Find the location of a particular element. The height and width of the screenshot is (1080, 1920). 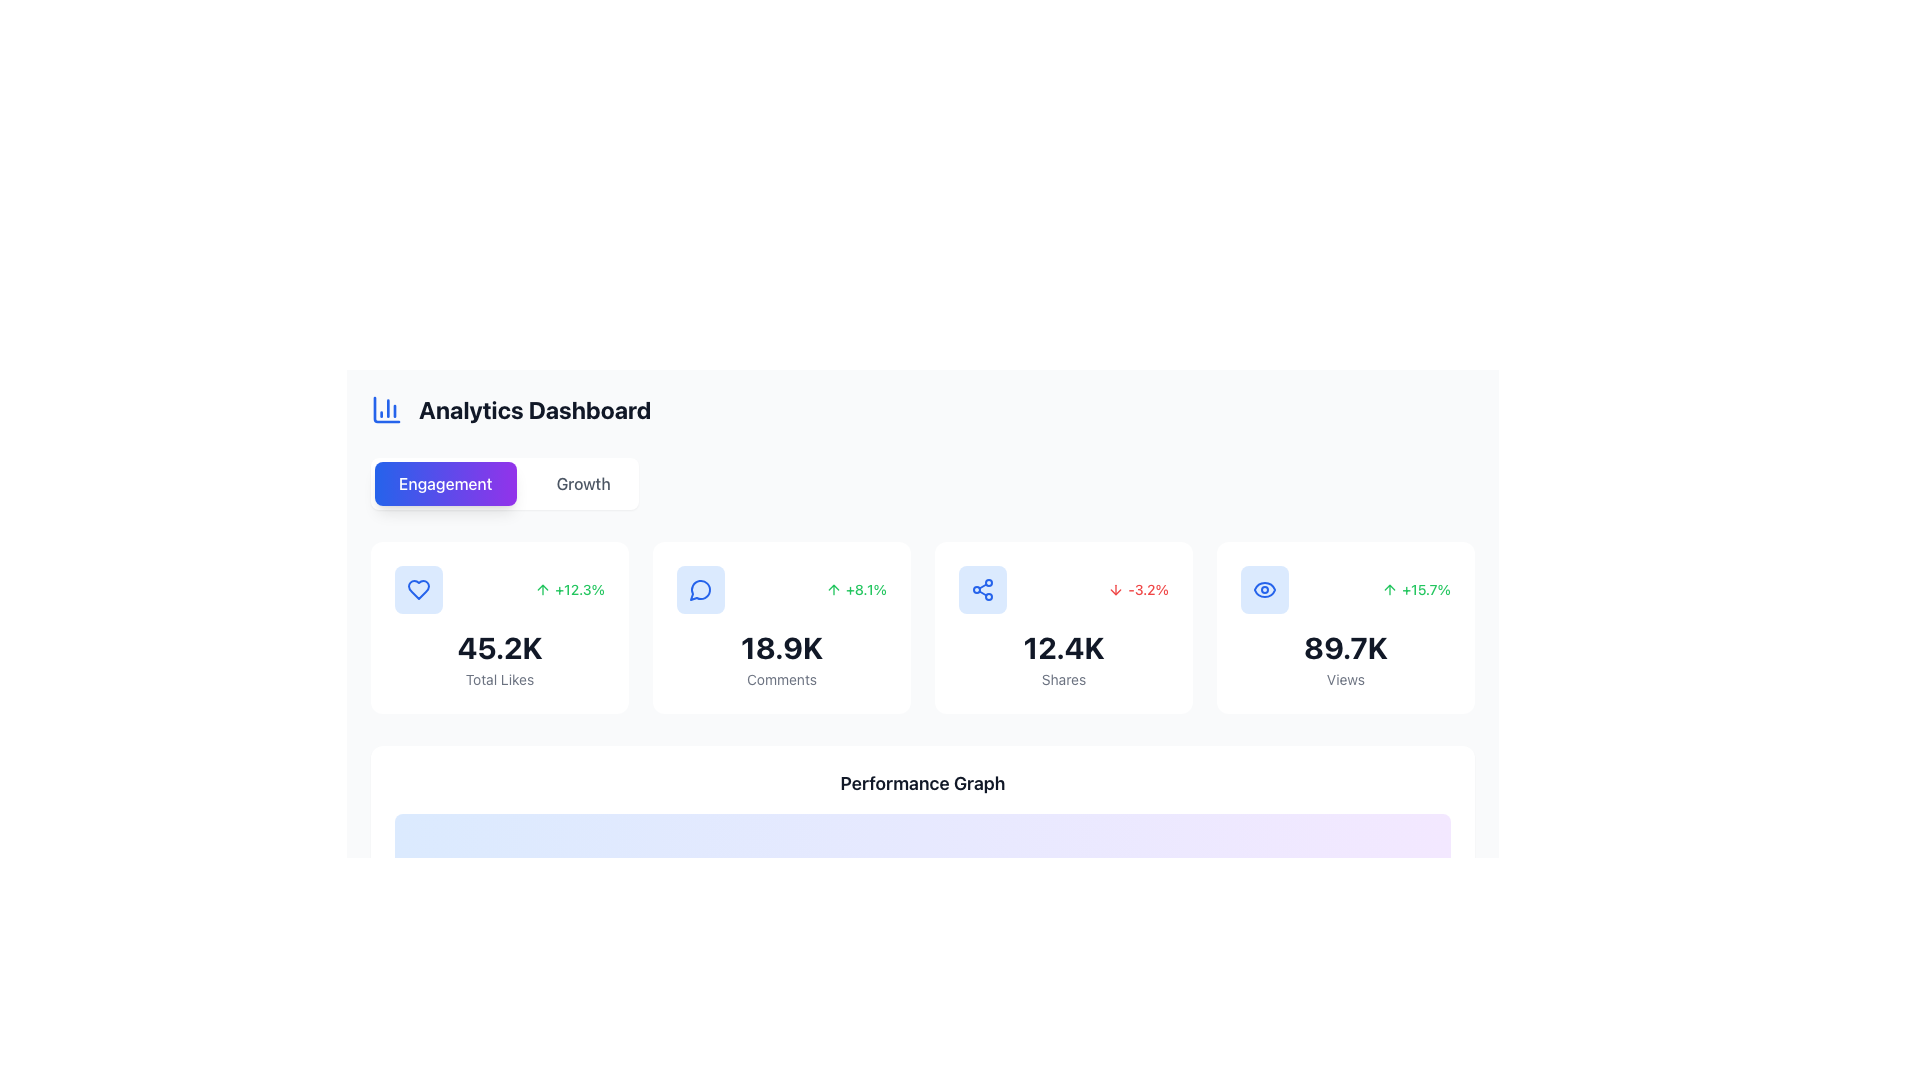

the heart-shaped icon with a blue outline that represents the 'Total Likes' metric, which is prominently displayed on a light blue background is located at coordinates (417, 589).